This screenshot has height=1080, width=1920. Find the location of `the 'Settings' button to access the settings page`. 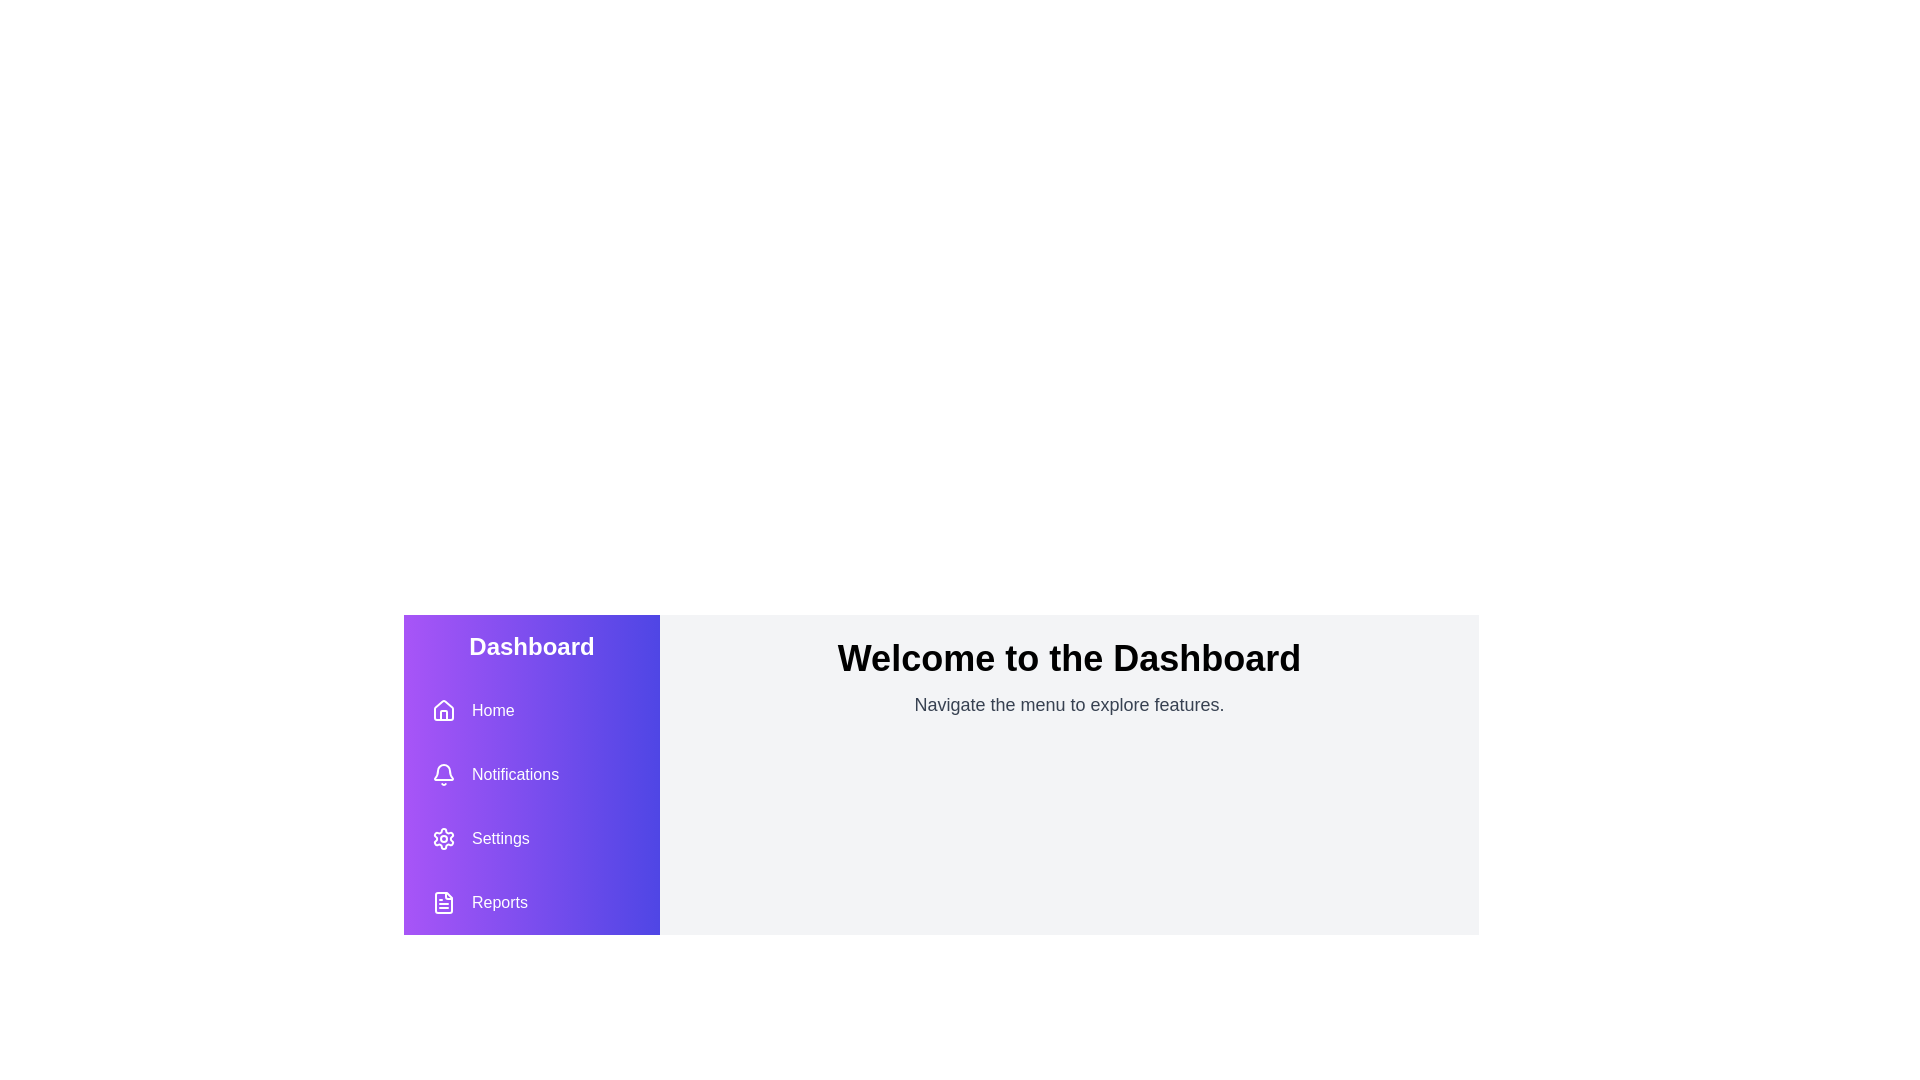

the 'Settings' button to access the settings page is located at coordinates (480, 839).